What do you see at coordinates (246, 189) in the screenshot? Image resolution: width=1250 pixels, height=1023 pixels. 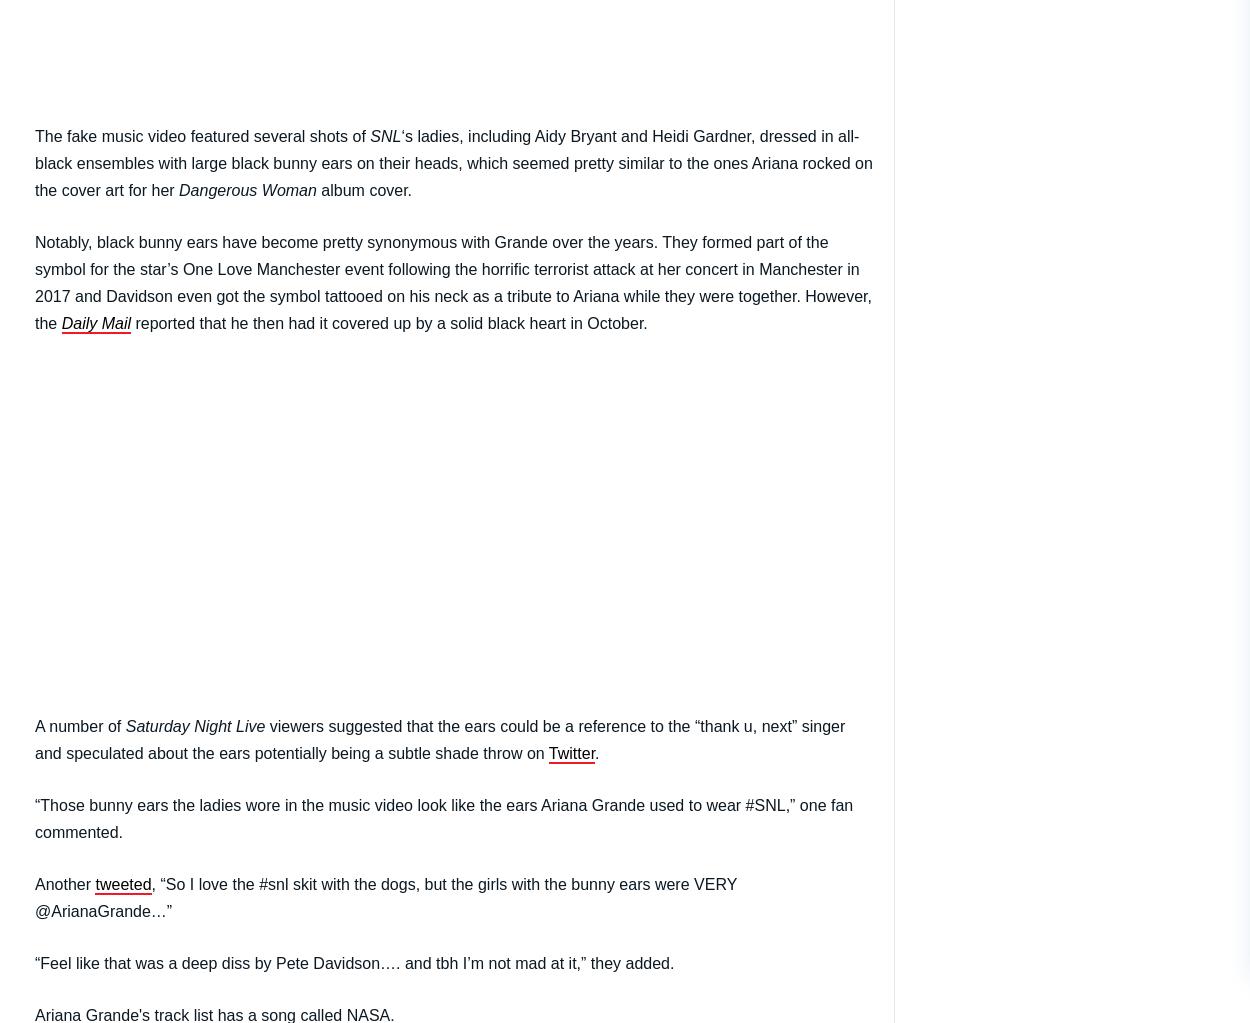 I see `'Dangerous Woman'` at bounding box center [246, 189].